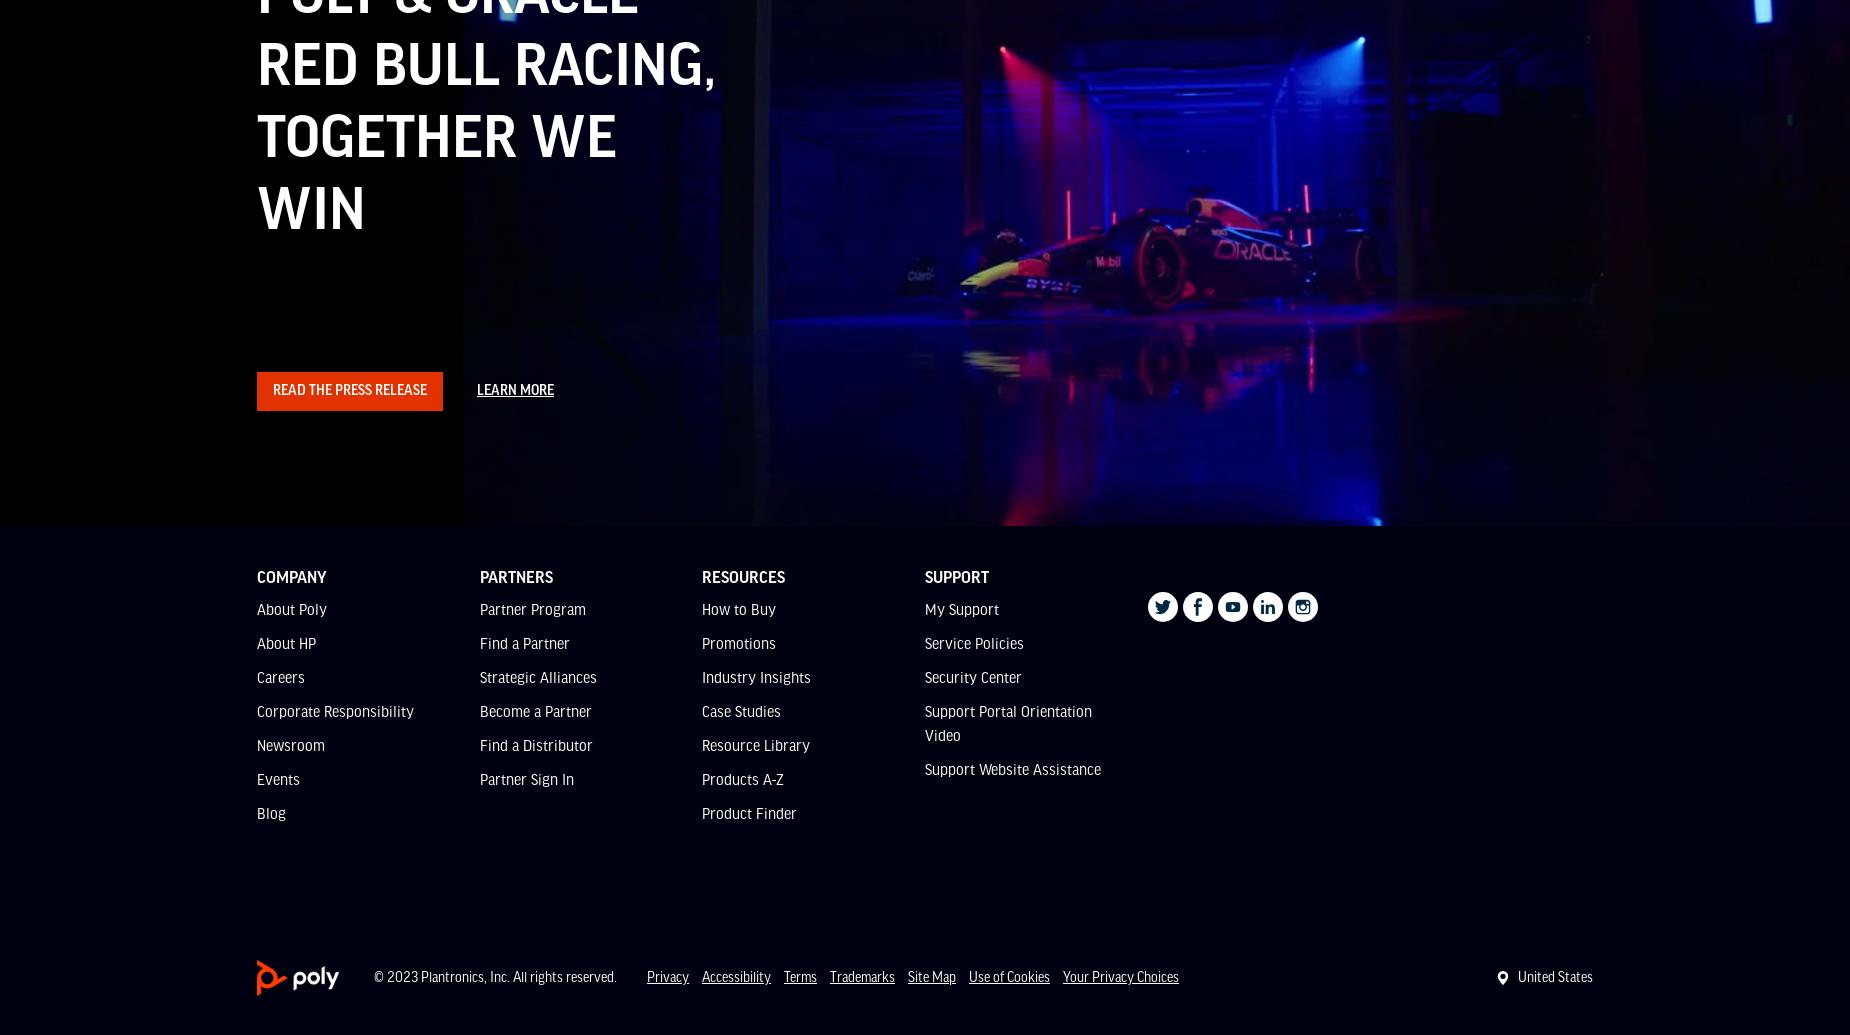 The height and width of the screenshot is (1035, 1850). I want to click on 'Accessibility', so click(736, 976).